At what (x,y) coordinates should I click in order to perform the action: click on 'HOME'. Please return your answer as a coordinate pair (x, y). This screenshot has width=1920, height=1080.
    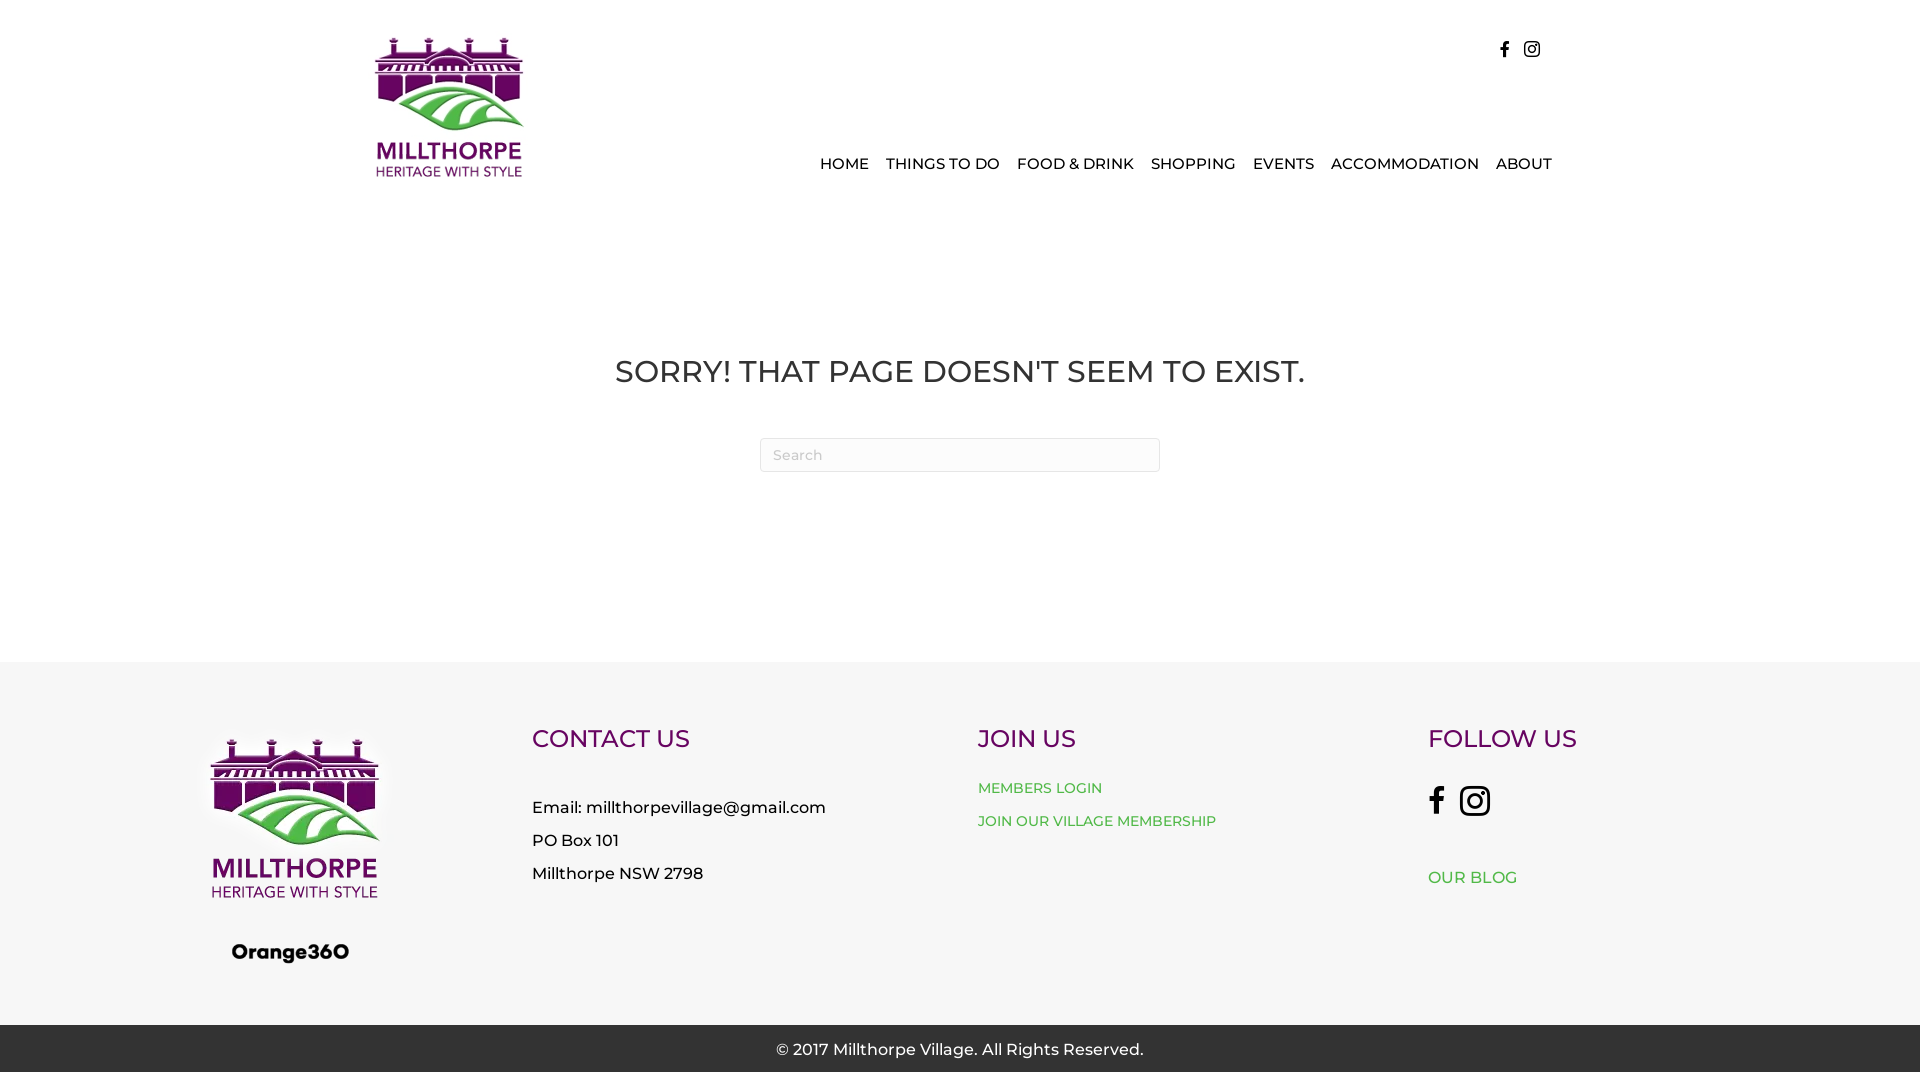
    Looking at the image, I should click on (811, 162).